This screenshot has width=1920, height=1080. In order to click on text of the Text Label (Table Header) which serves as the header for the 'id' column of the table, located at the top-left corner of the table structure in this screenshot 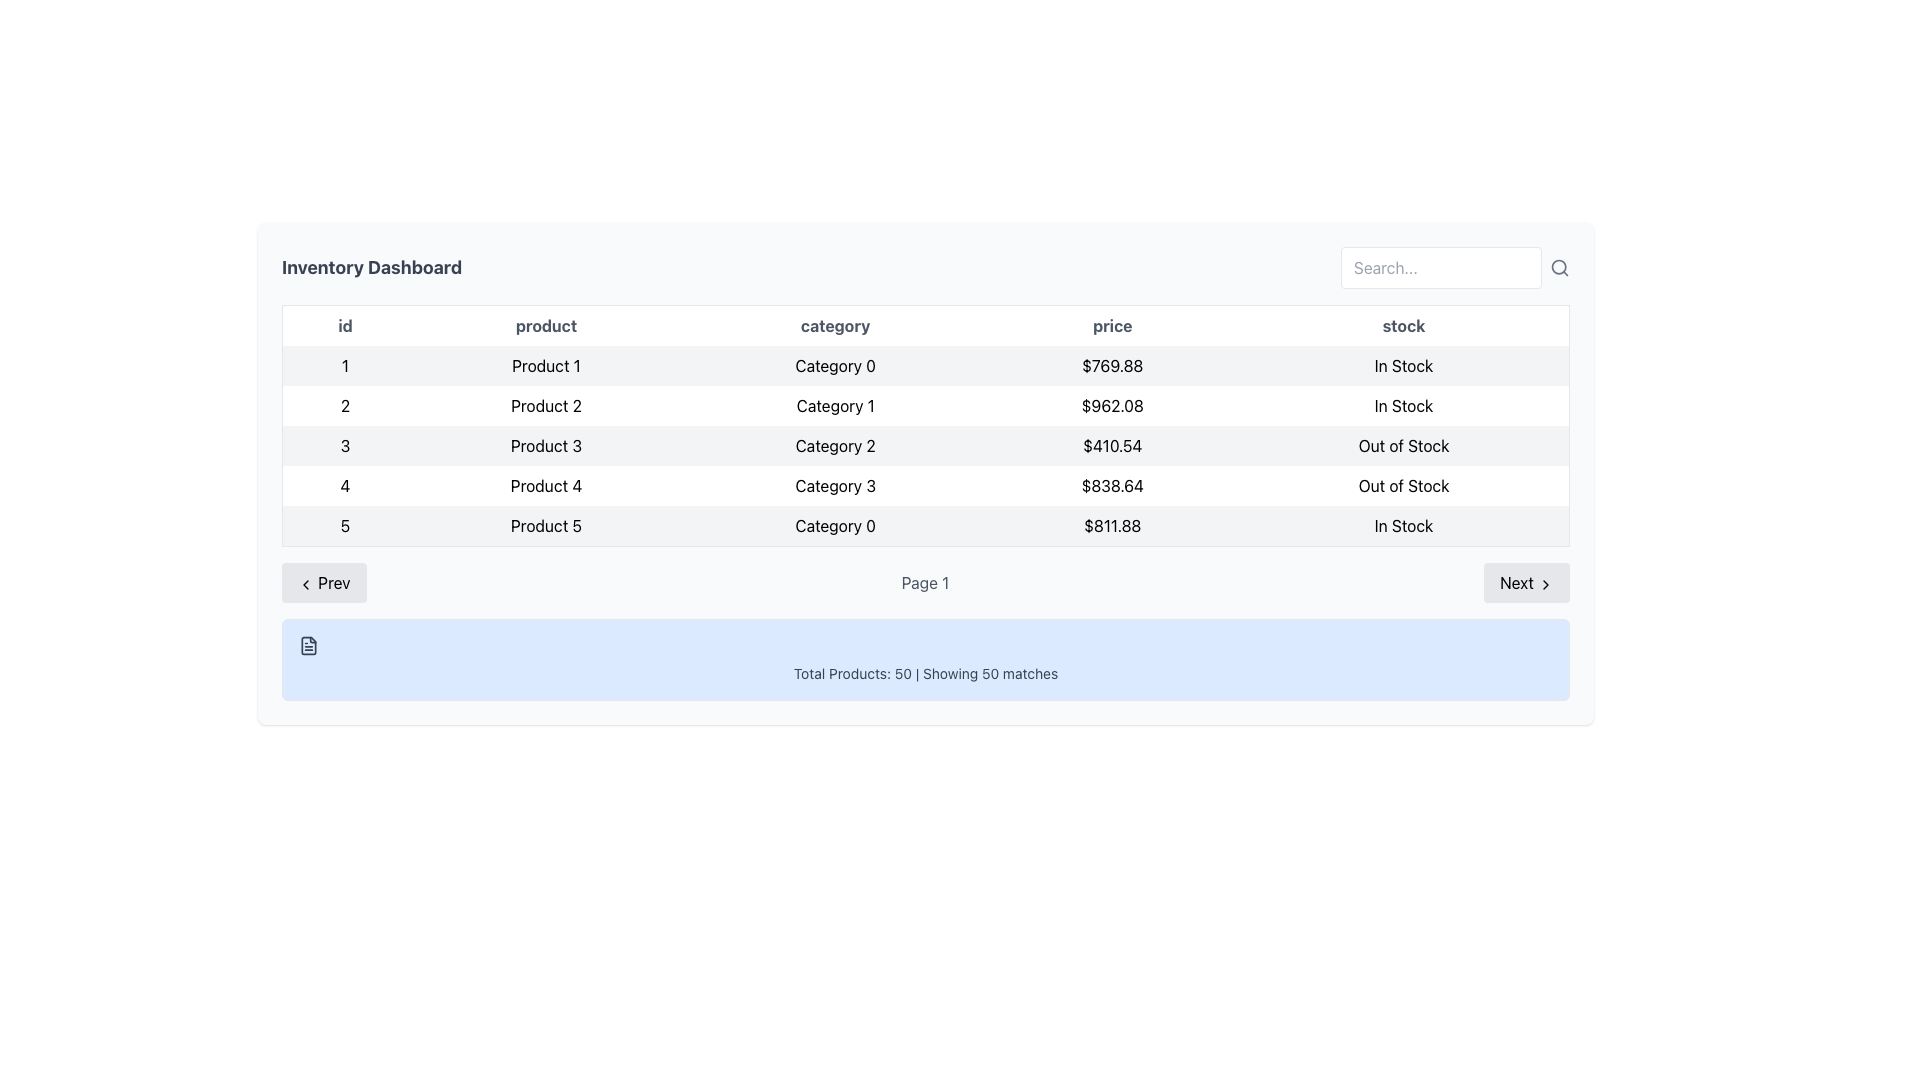, I will do `click(345, 324)`.